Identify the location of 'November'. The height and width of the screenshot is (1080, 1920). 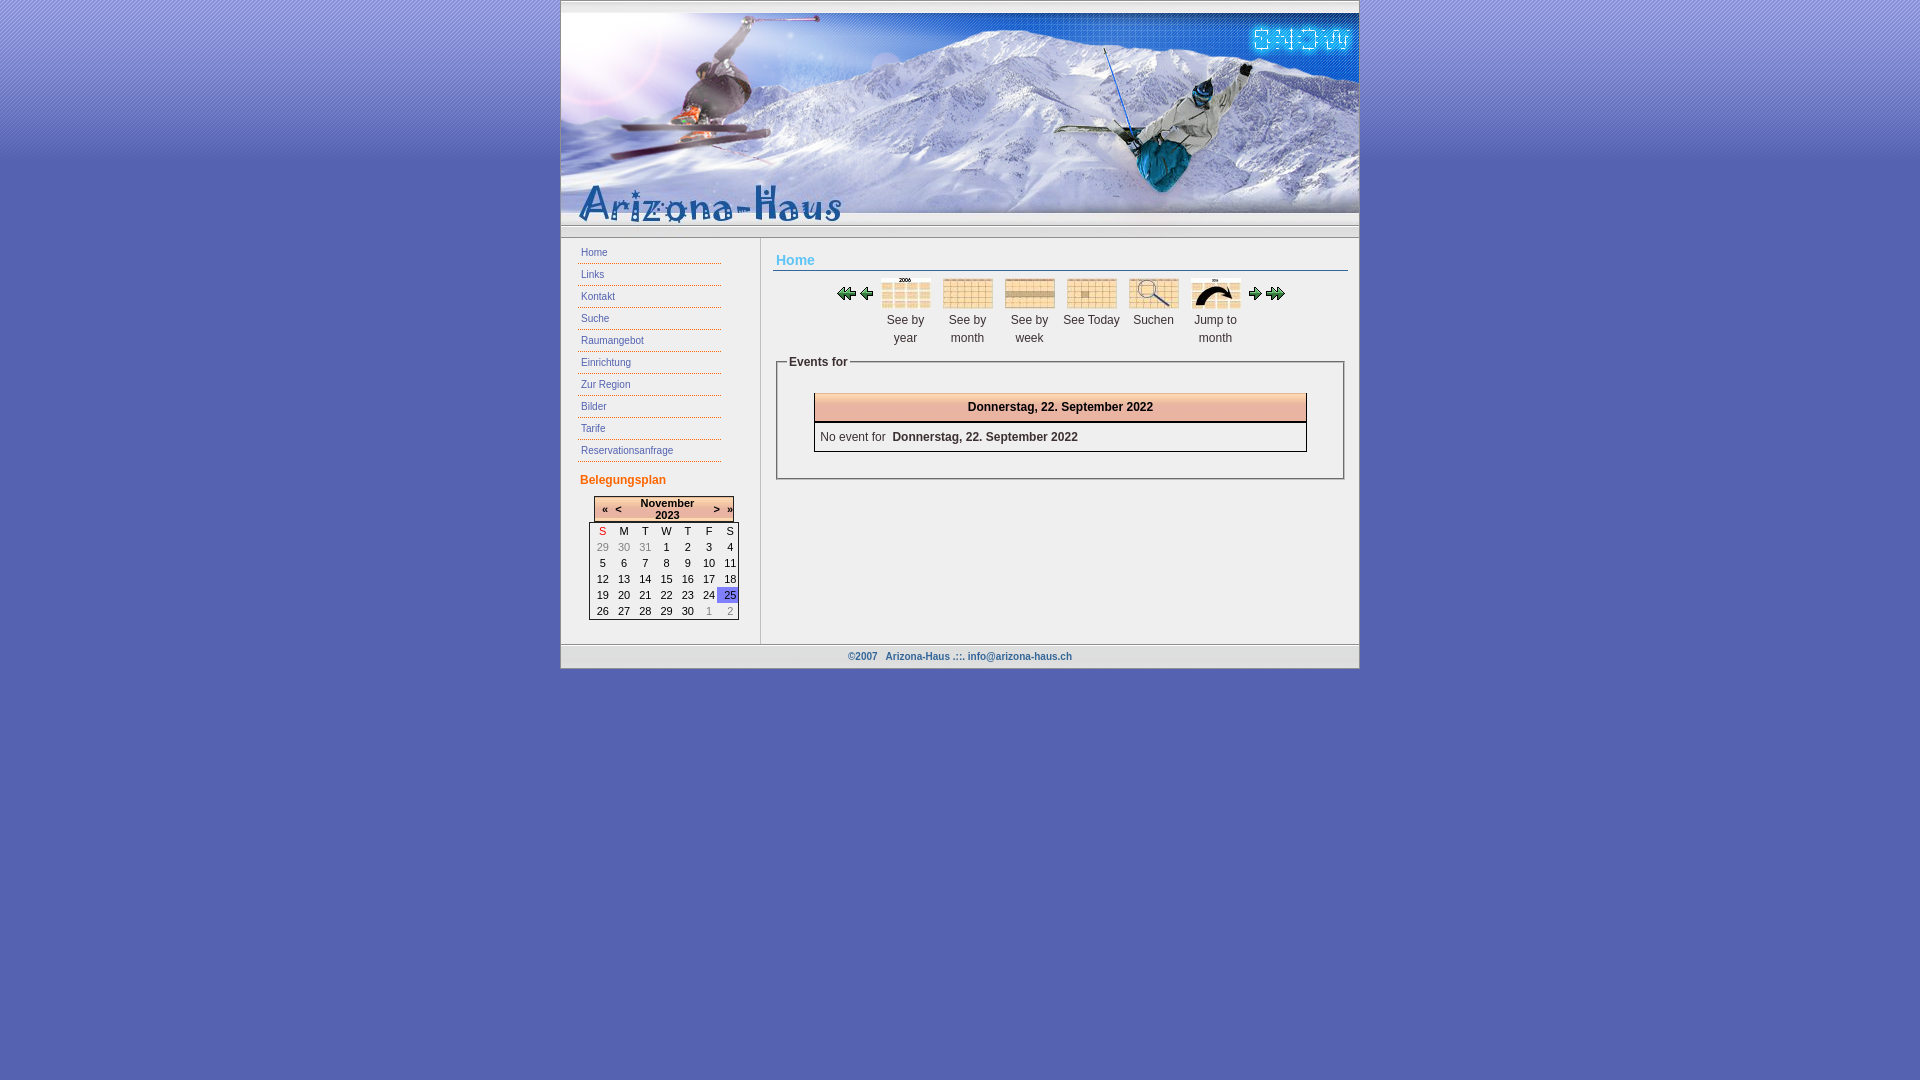
(667, 501).